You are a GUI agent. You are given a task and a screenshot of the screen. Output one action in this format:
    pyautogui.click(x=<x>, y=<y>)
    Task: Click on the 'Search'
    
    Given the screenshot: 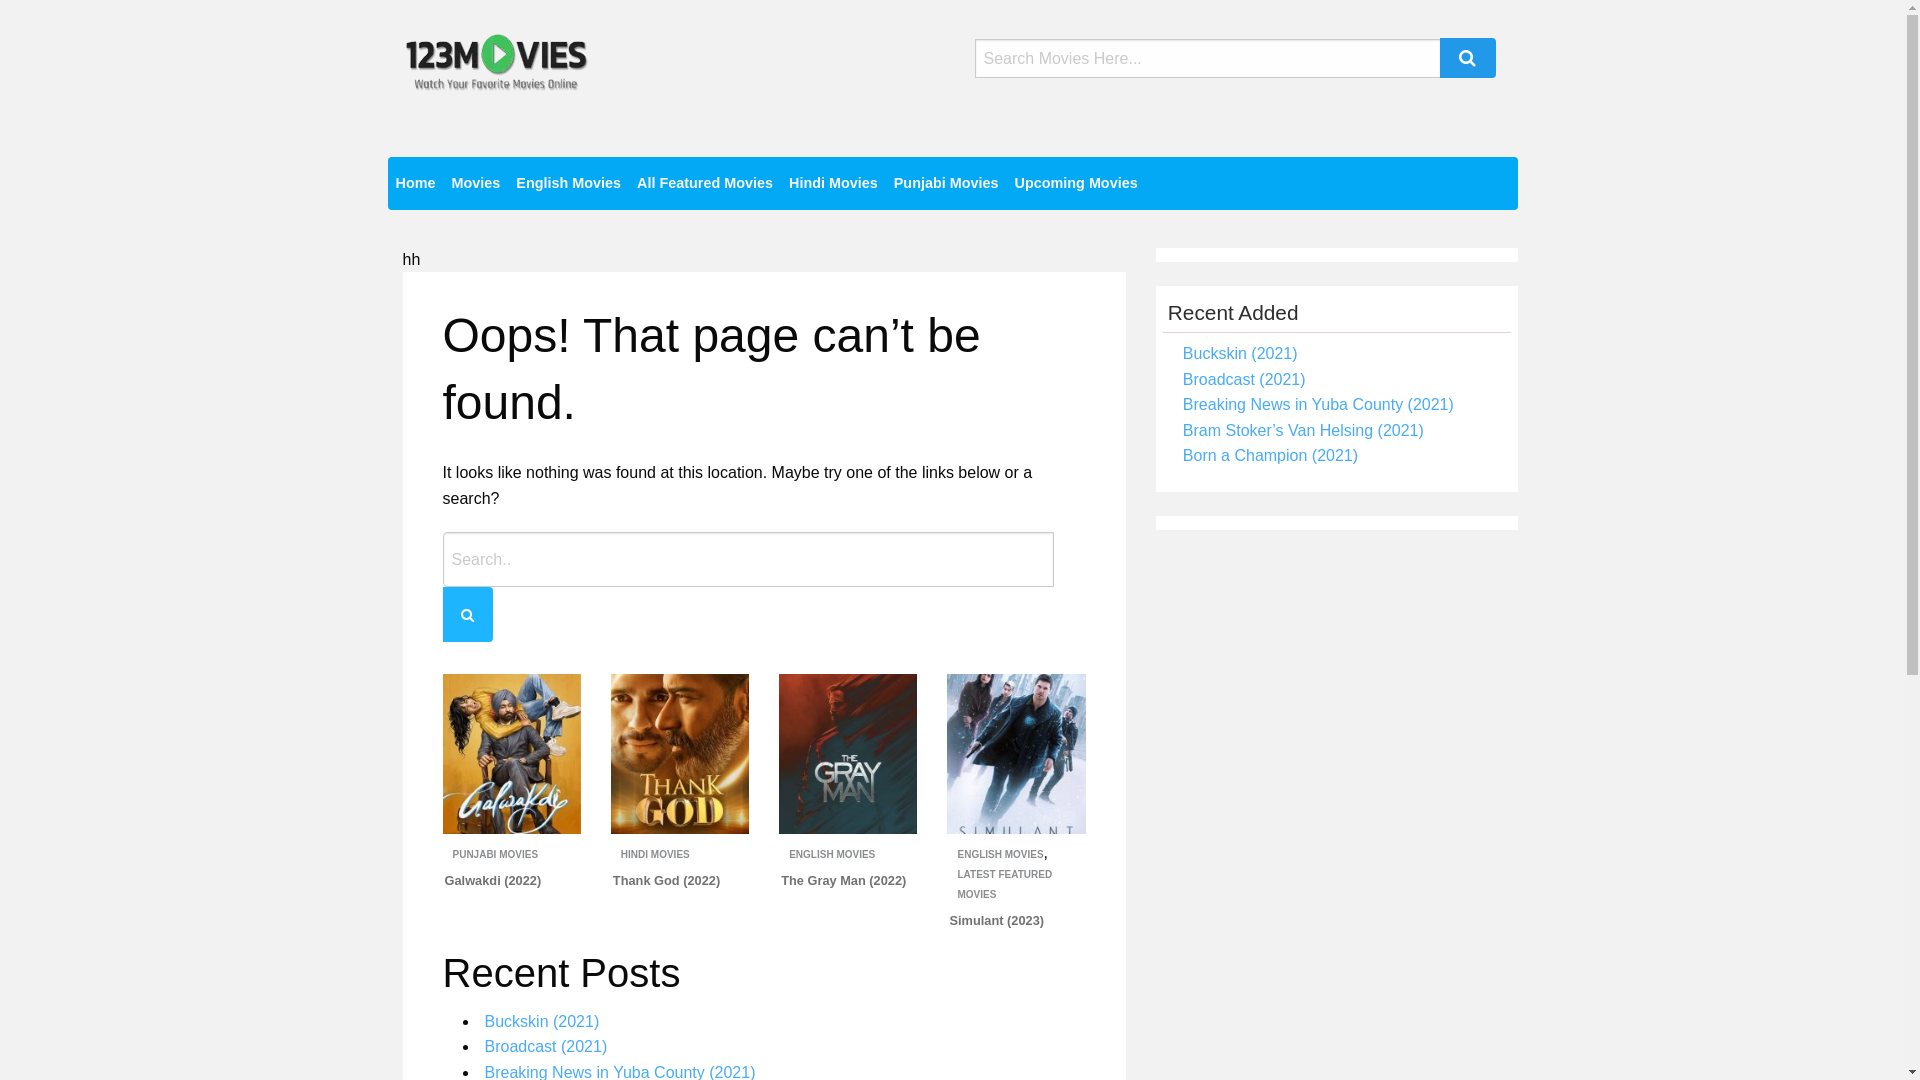 What is the action you would take?
    pyautogui.click(x=1468, y=56)
    